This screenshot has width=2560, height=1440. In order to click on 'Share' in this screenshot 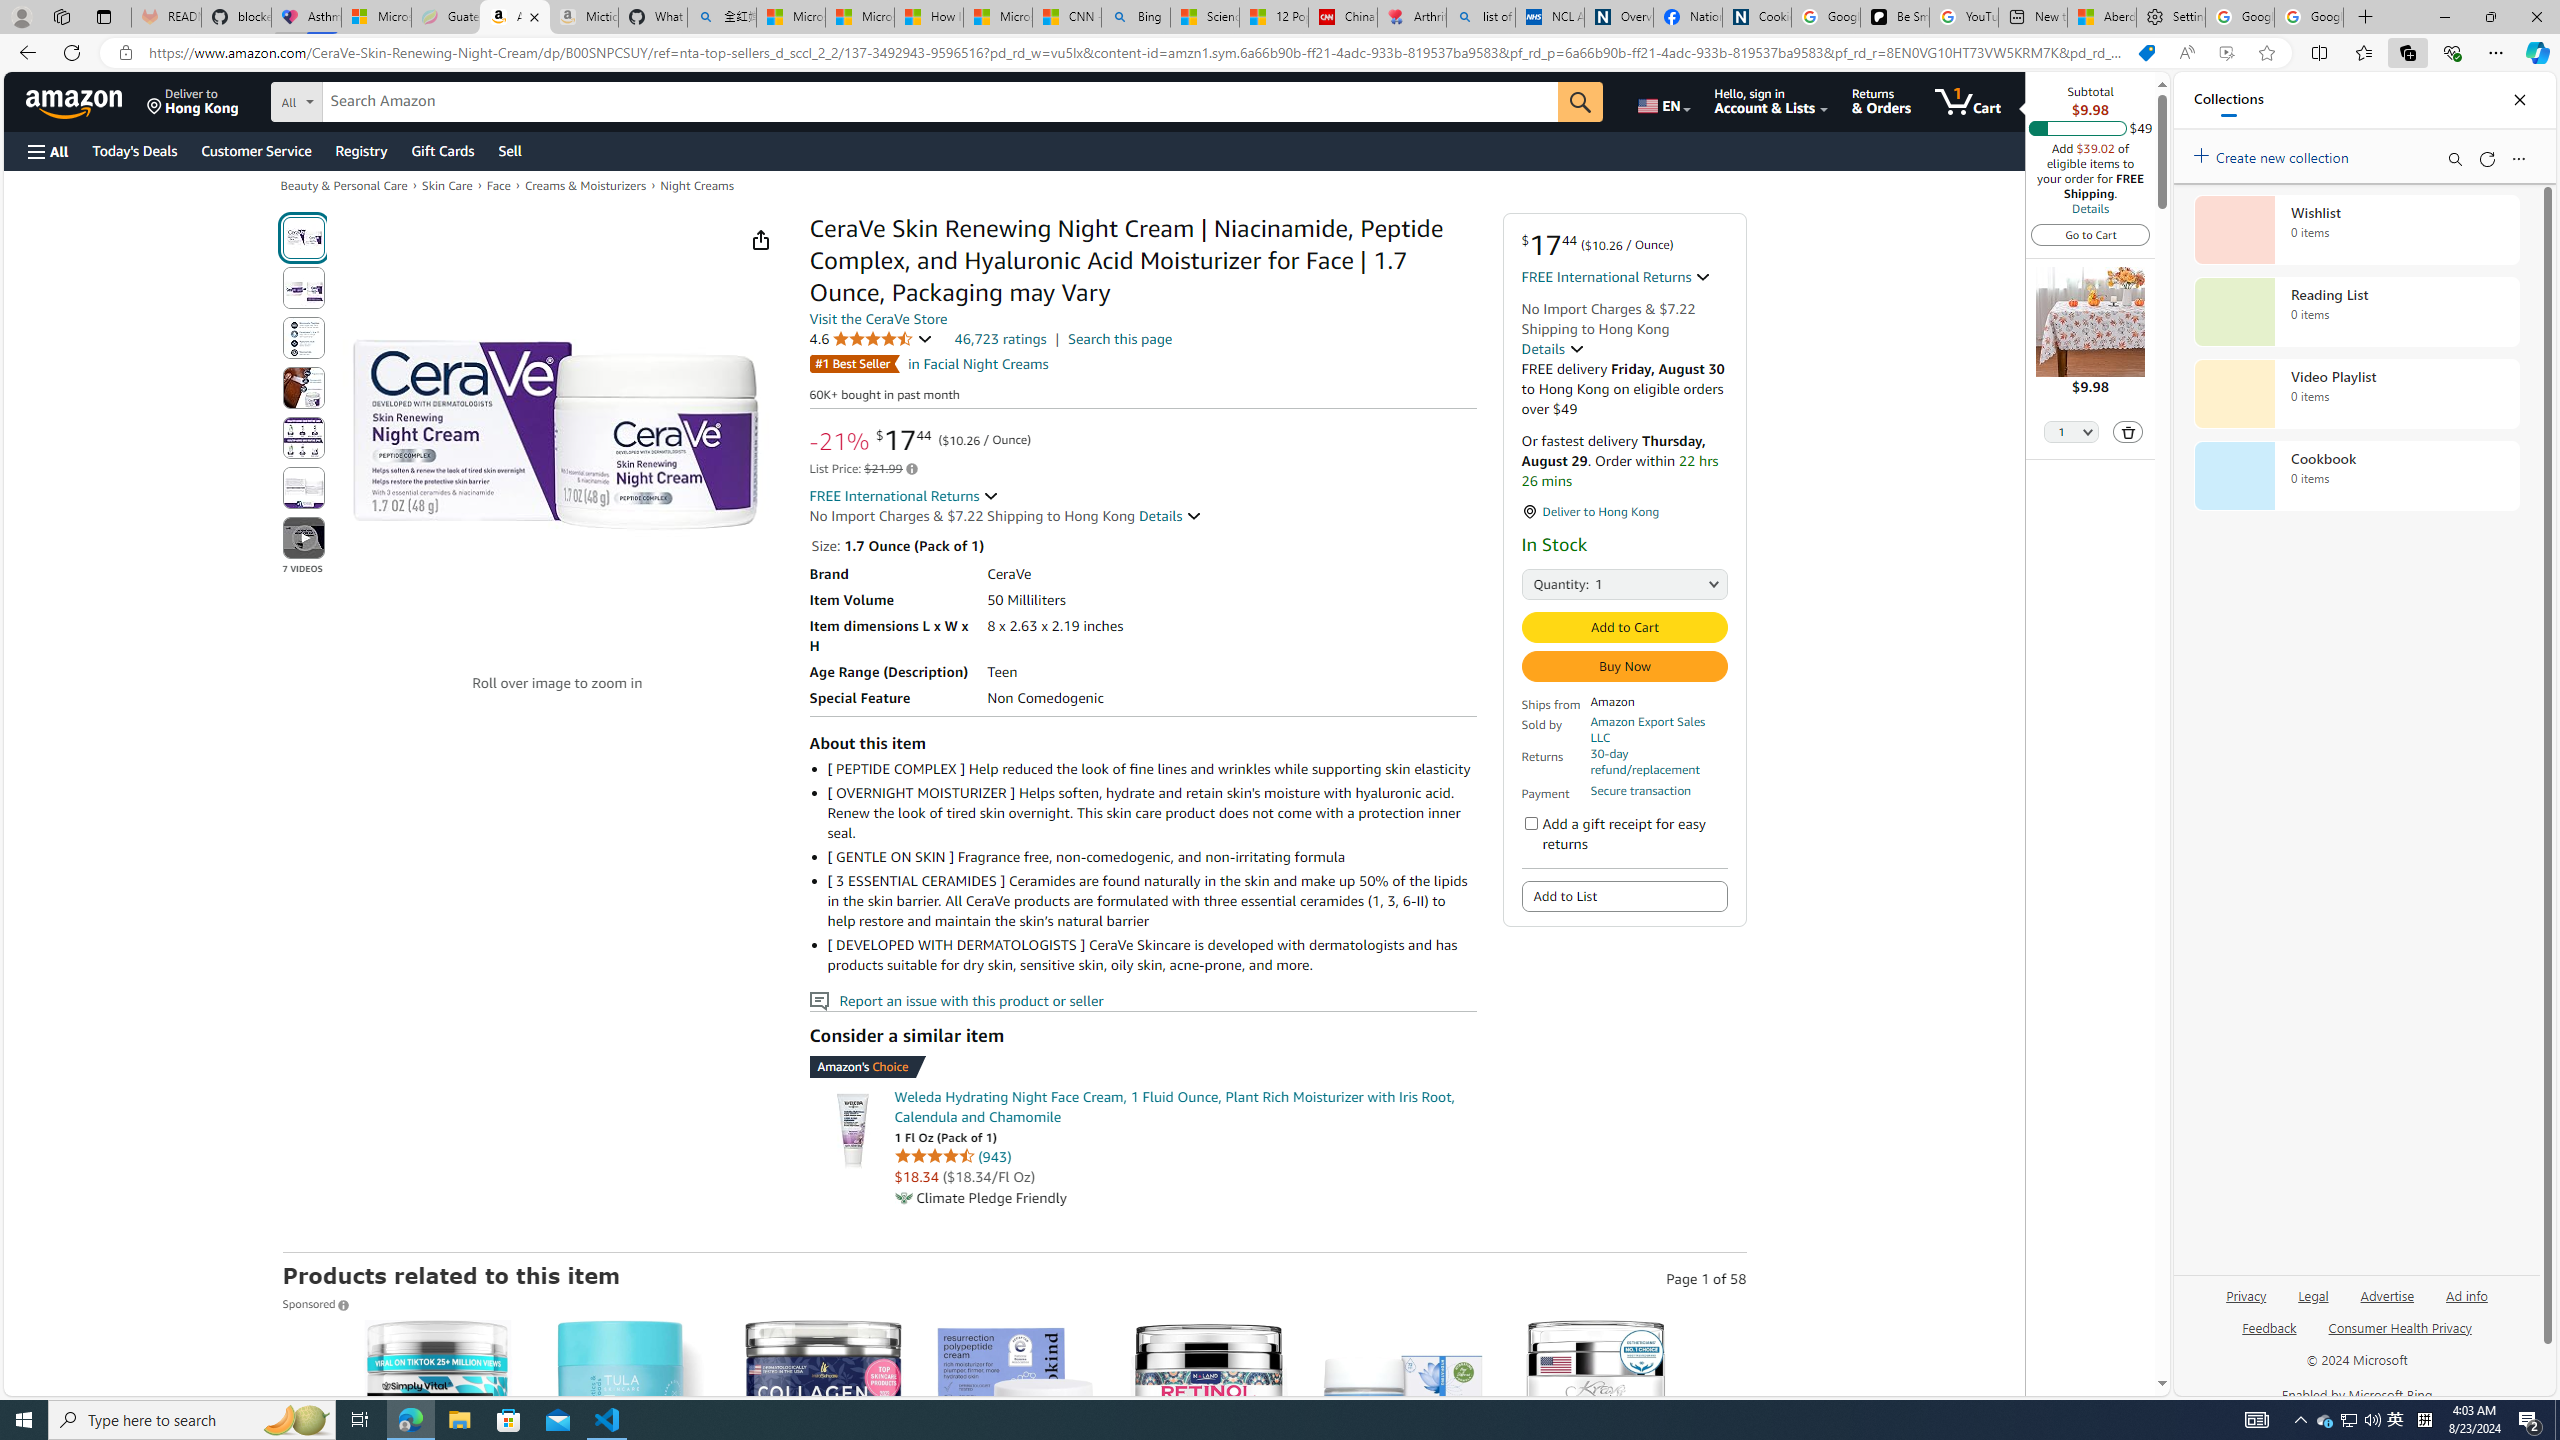, I will do `click(759, 238)`.